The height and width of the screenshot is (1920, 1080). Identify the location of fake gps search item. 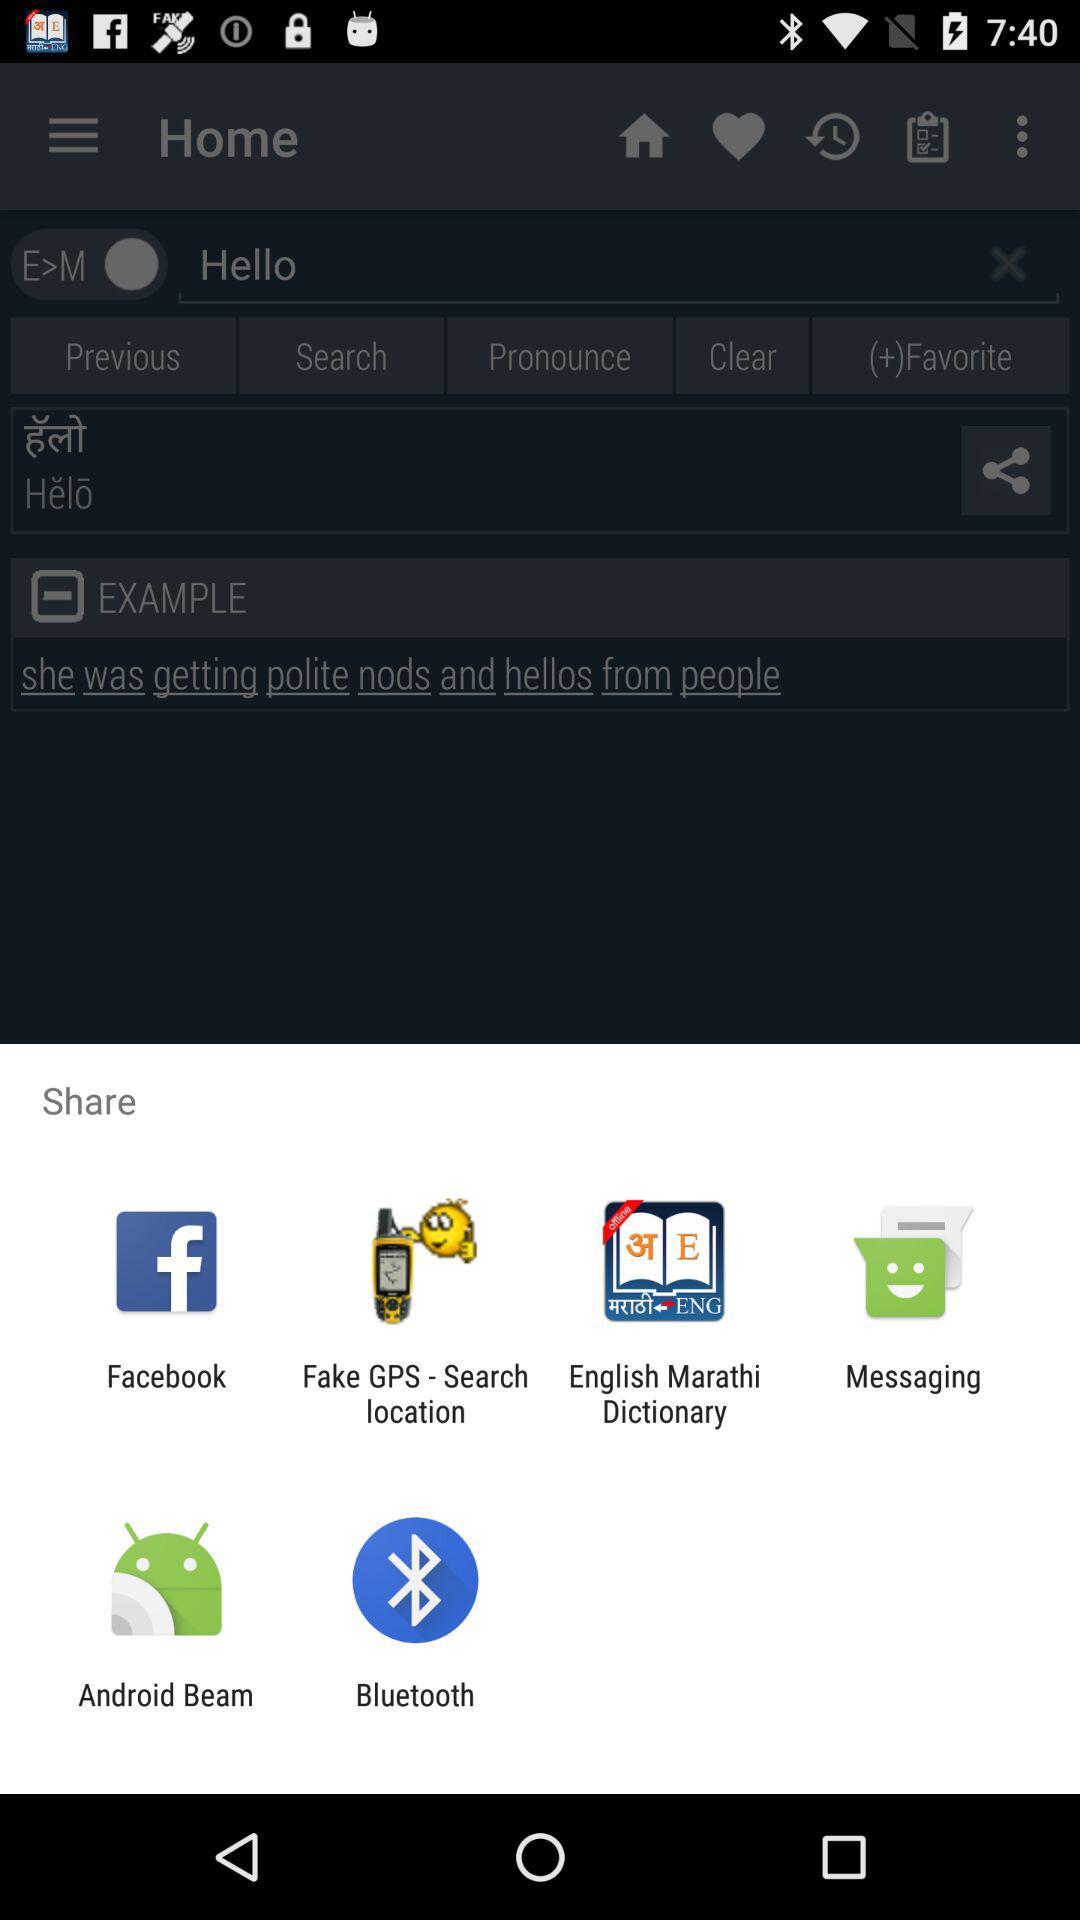
(414, 1392).